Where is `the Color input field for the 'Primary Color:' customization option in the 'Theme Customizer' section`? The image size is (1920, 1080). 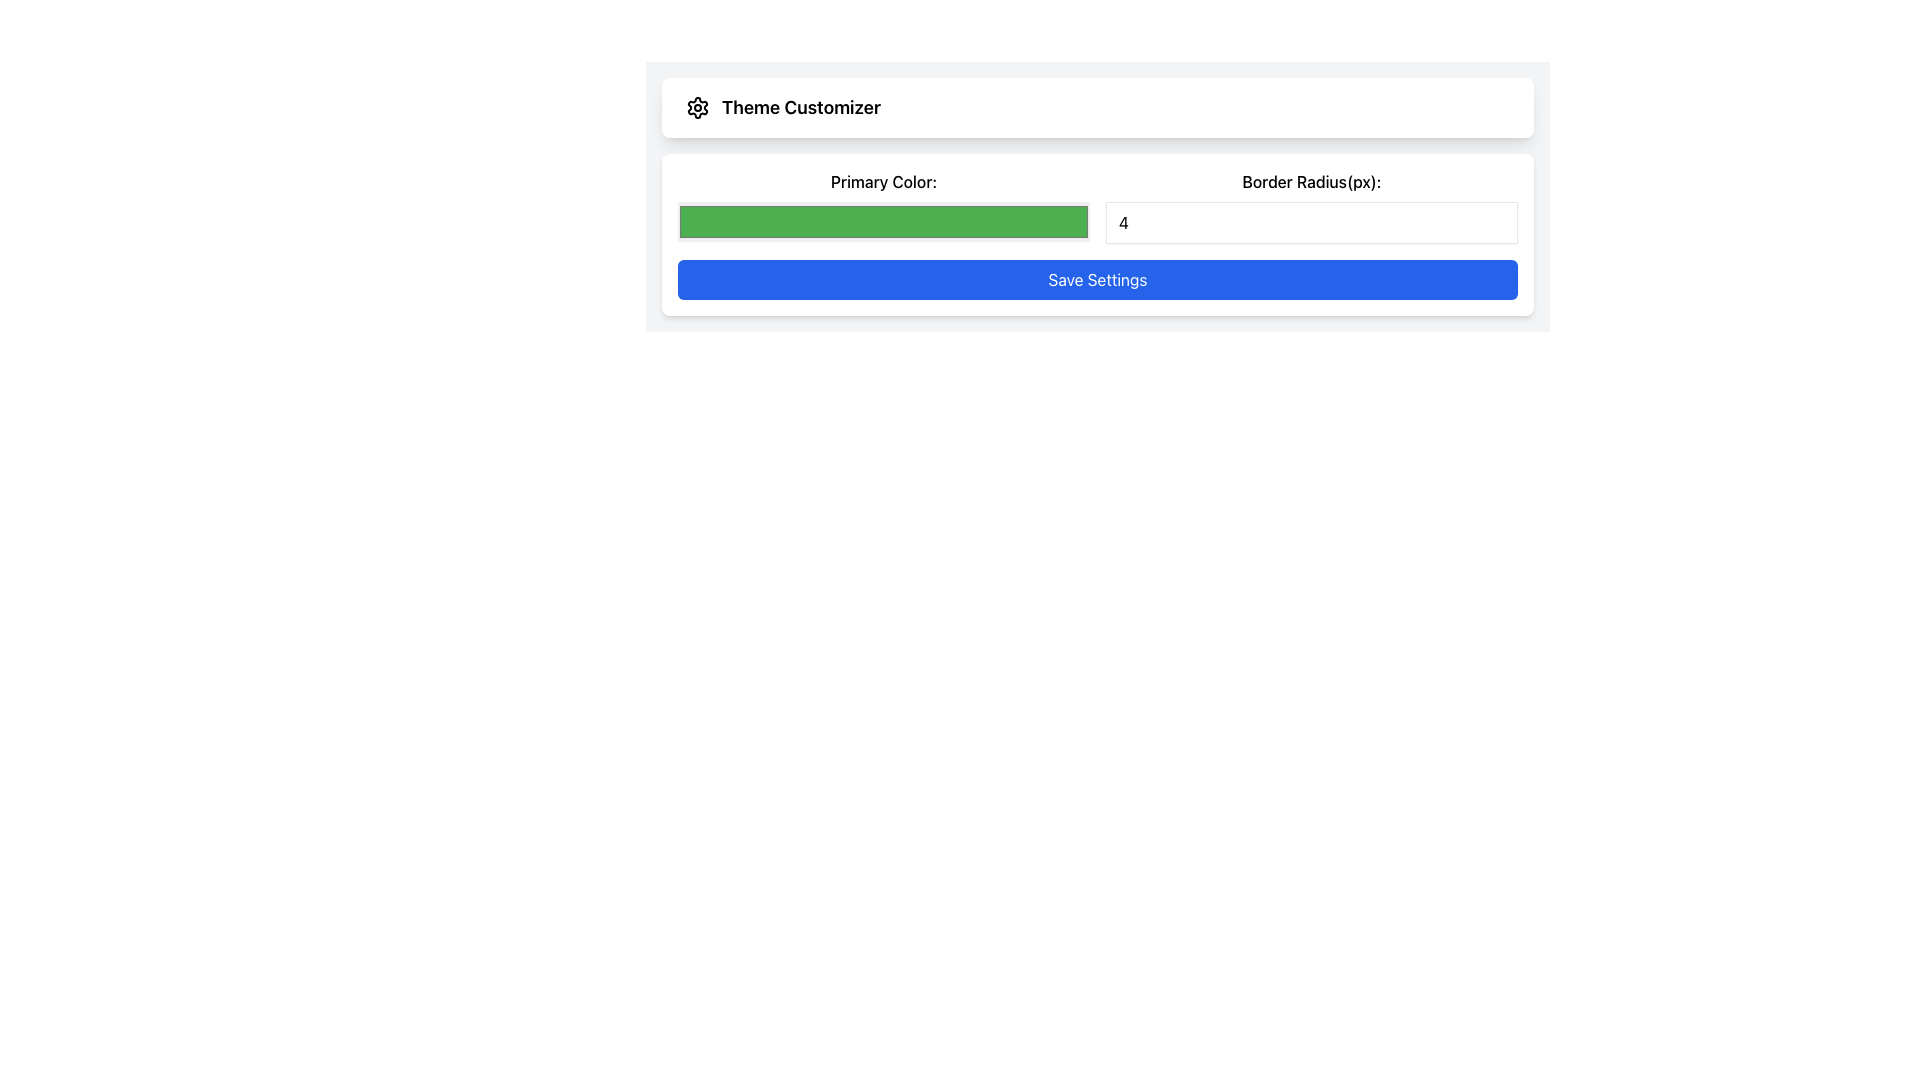
the Color input field for the 'Primary Color:' customization option in the 'Theme Customizer' section is located at coordinates (882, 207).